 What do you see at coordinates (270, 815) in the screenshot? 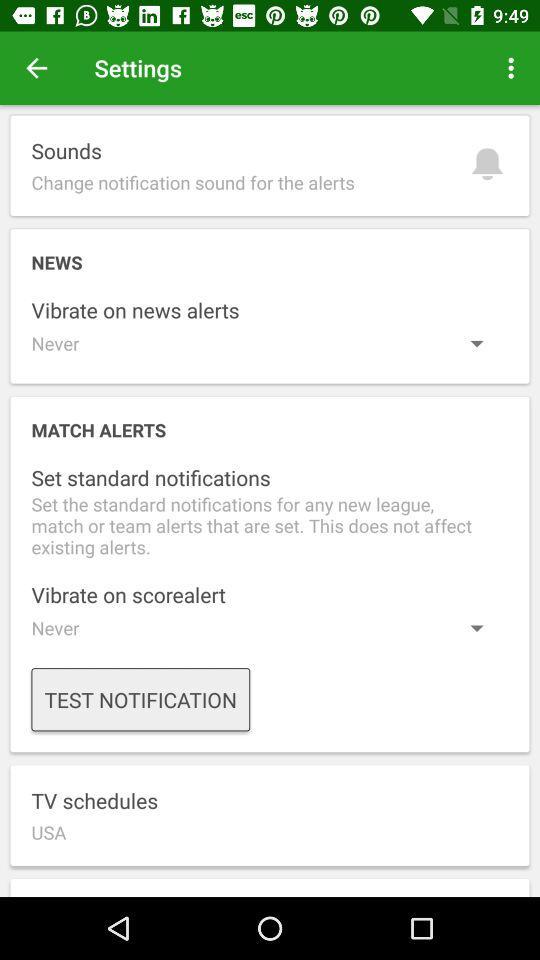
I see `tv schedules` at bounding box center [270, 815].